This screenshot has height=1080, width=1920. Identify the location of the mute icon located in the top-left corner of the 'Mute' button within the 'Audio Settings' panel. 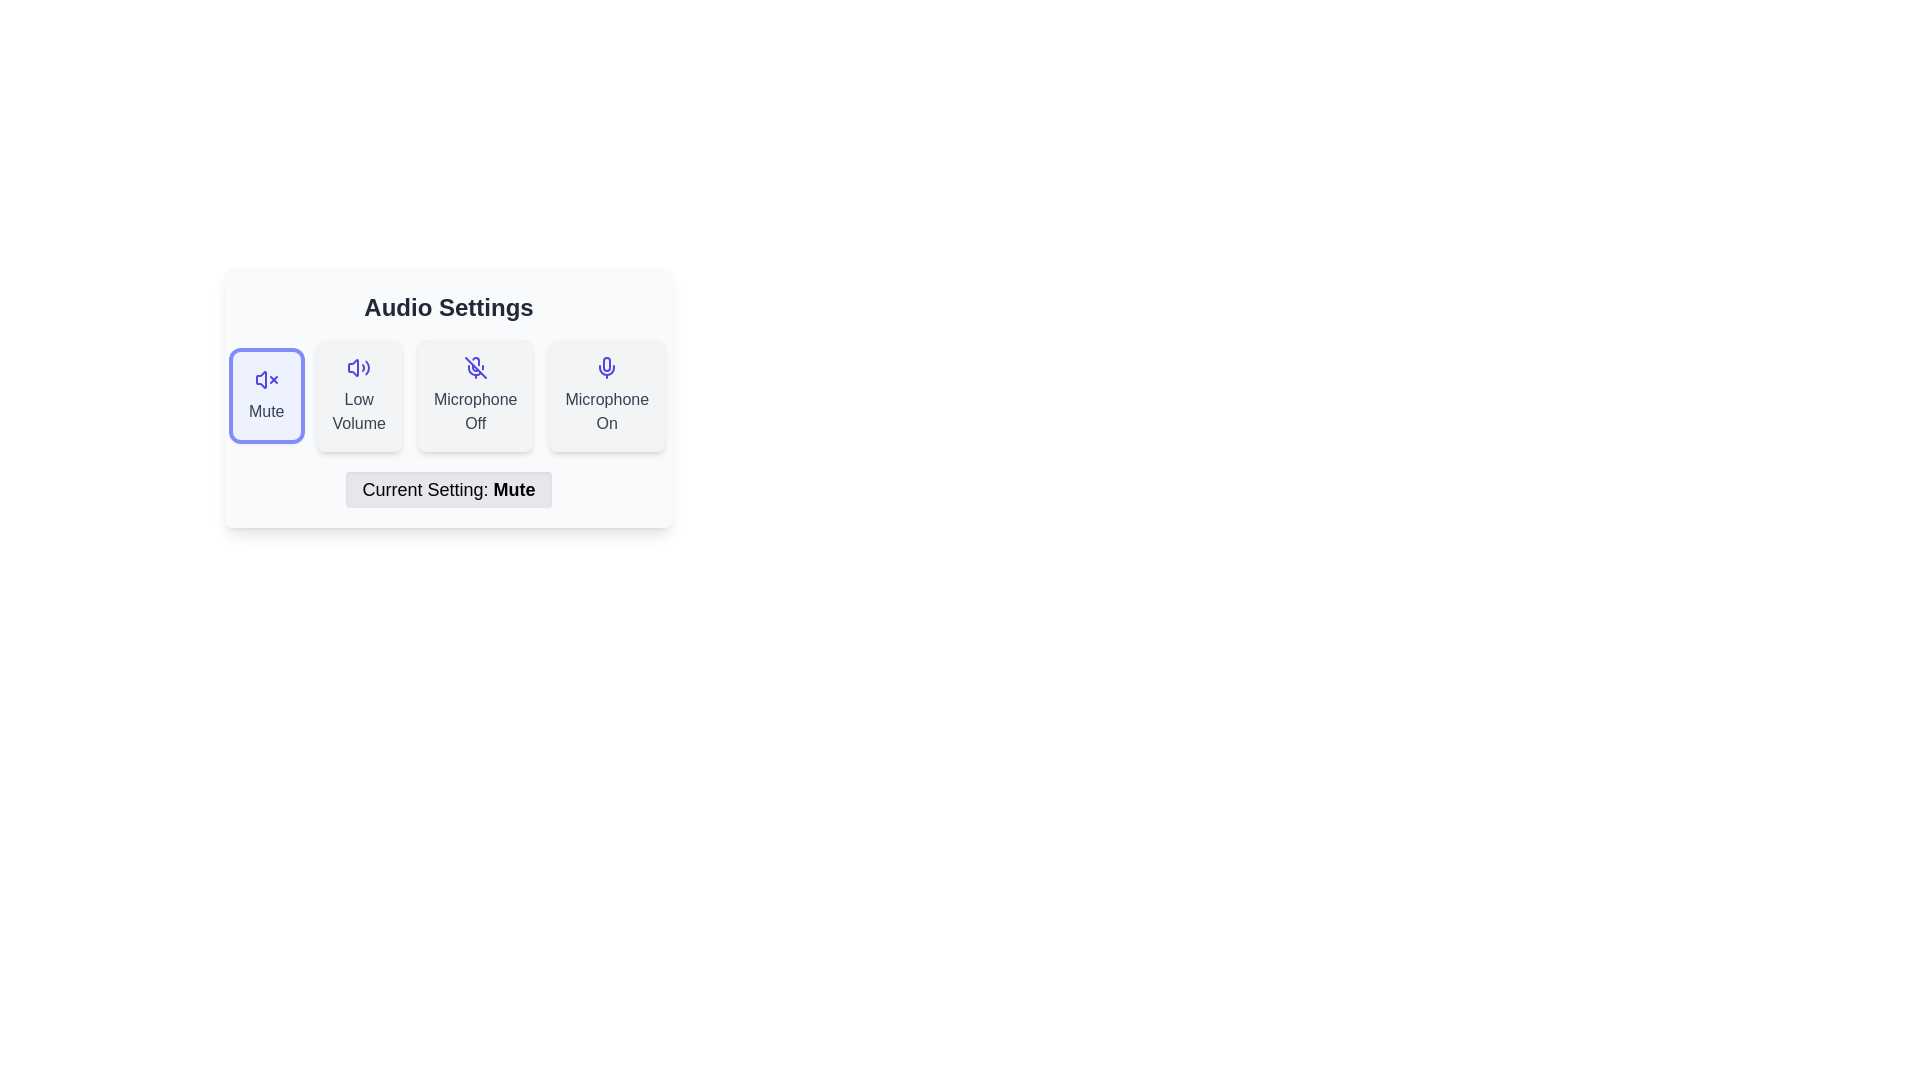
(260, 380).